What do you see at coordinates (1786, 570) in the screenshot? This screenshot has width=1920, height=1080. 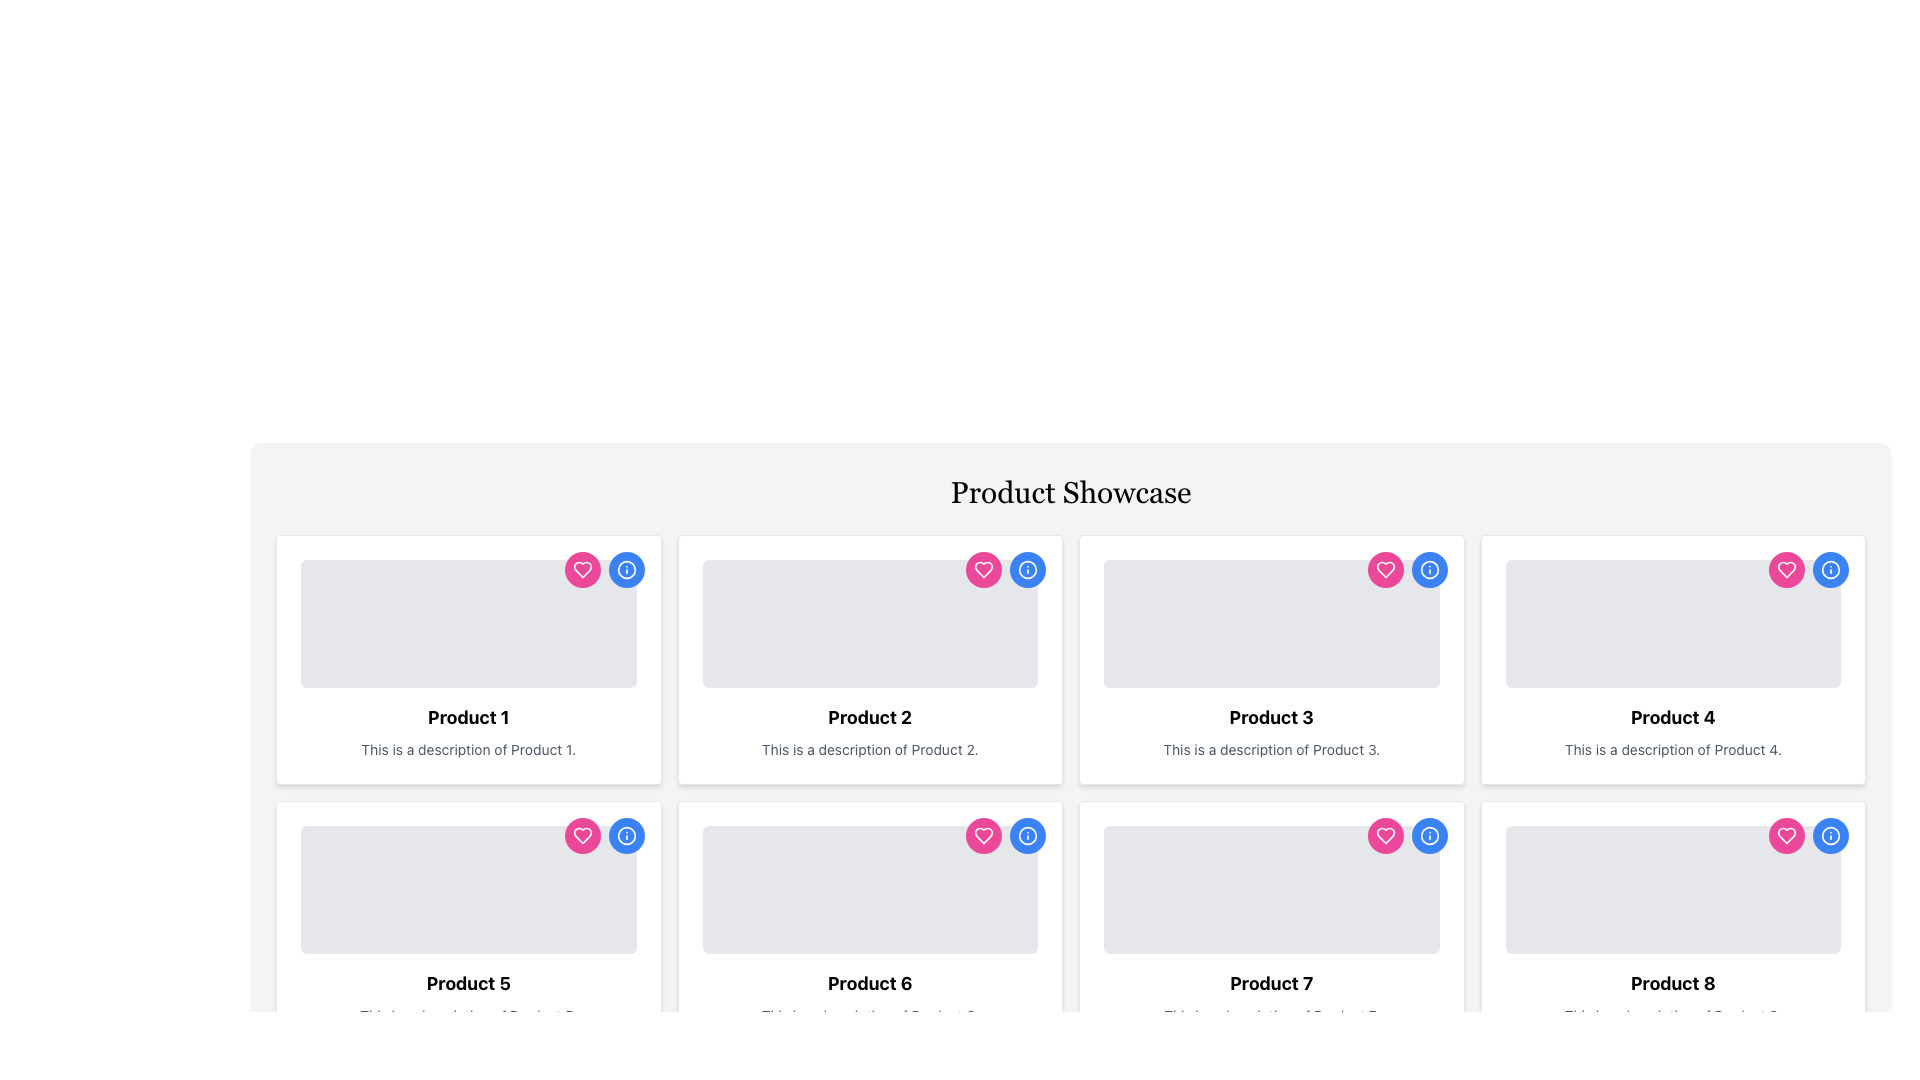 I see `the heart-shaped icon` at bounding box center [1786, 570].